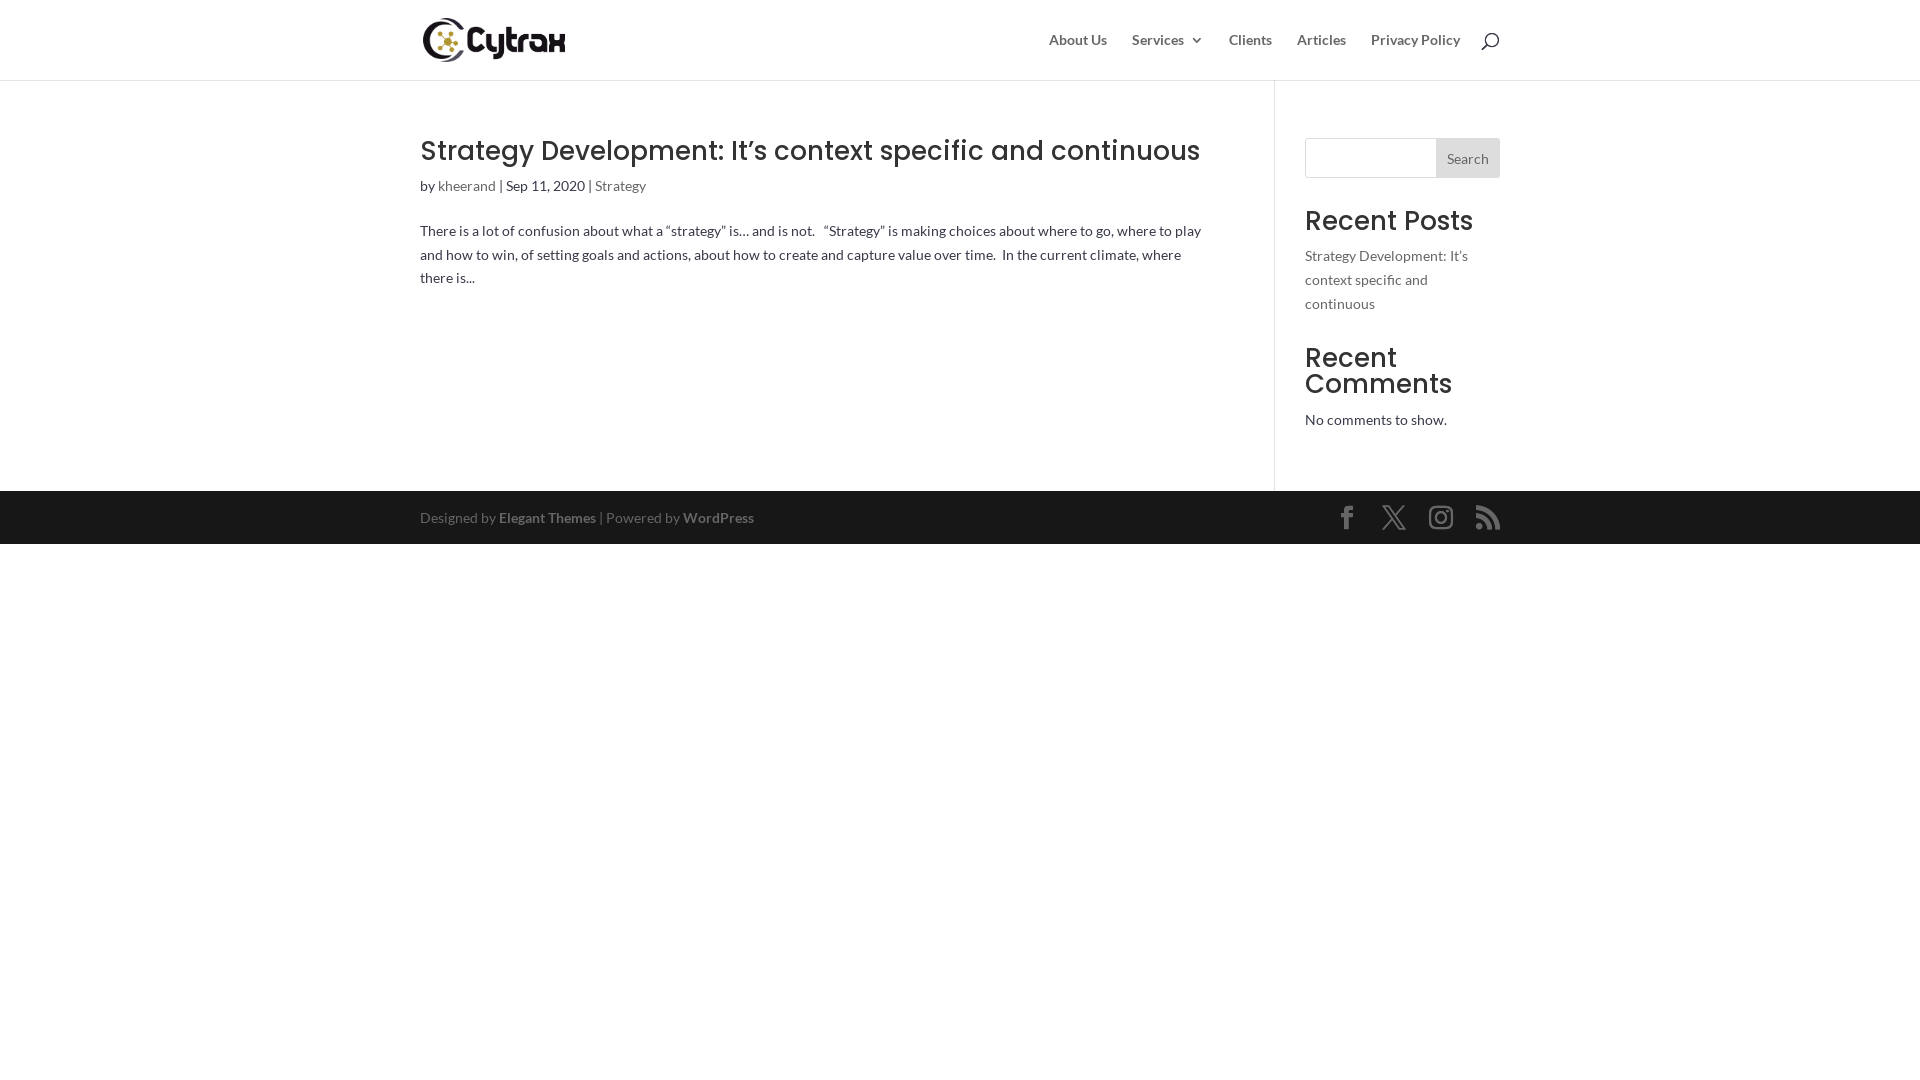  What do you see at coordinates (1077, 55) in the screenshot?
I see `'About Us'` at bounding box center [1077, 55].